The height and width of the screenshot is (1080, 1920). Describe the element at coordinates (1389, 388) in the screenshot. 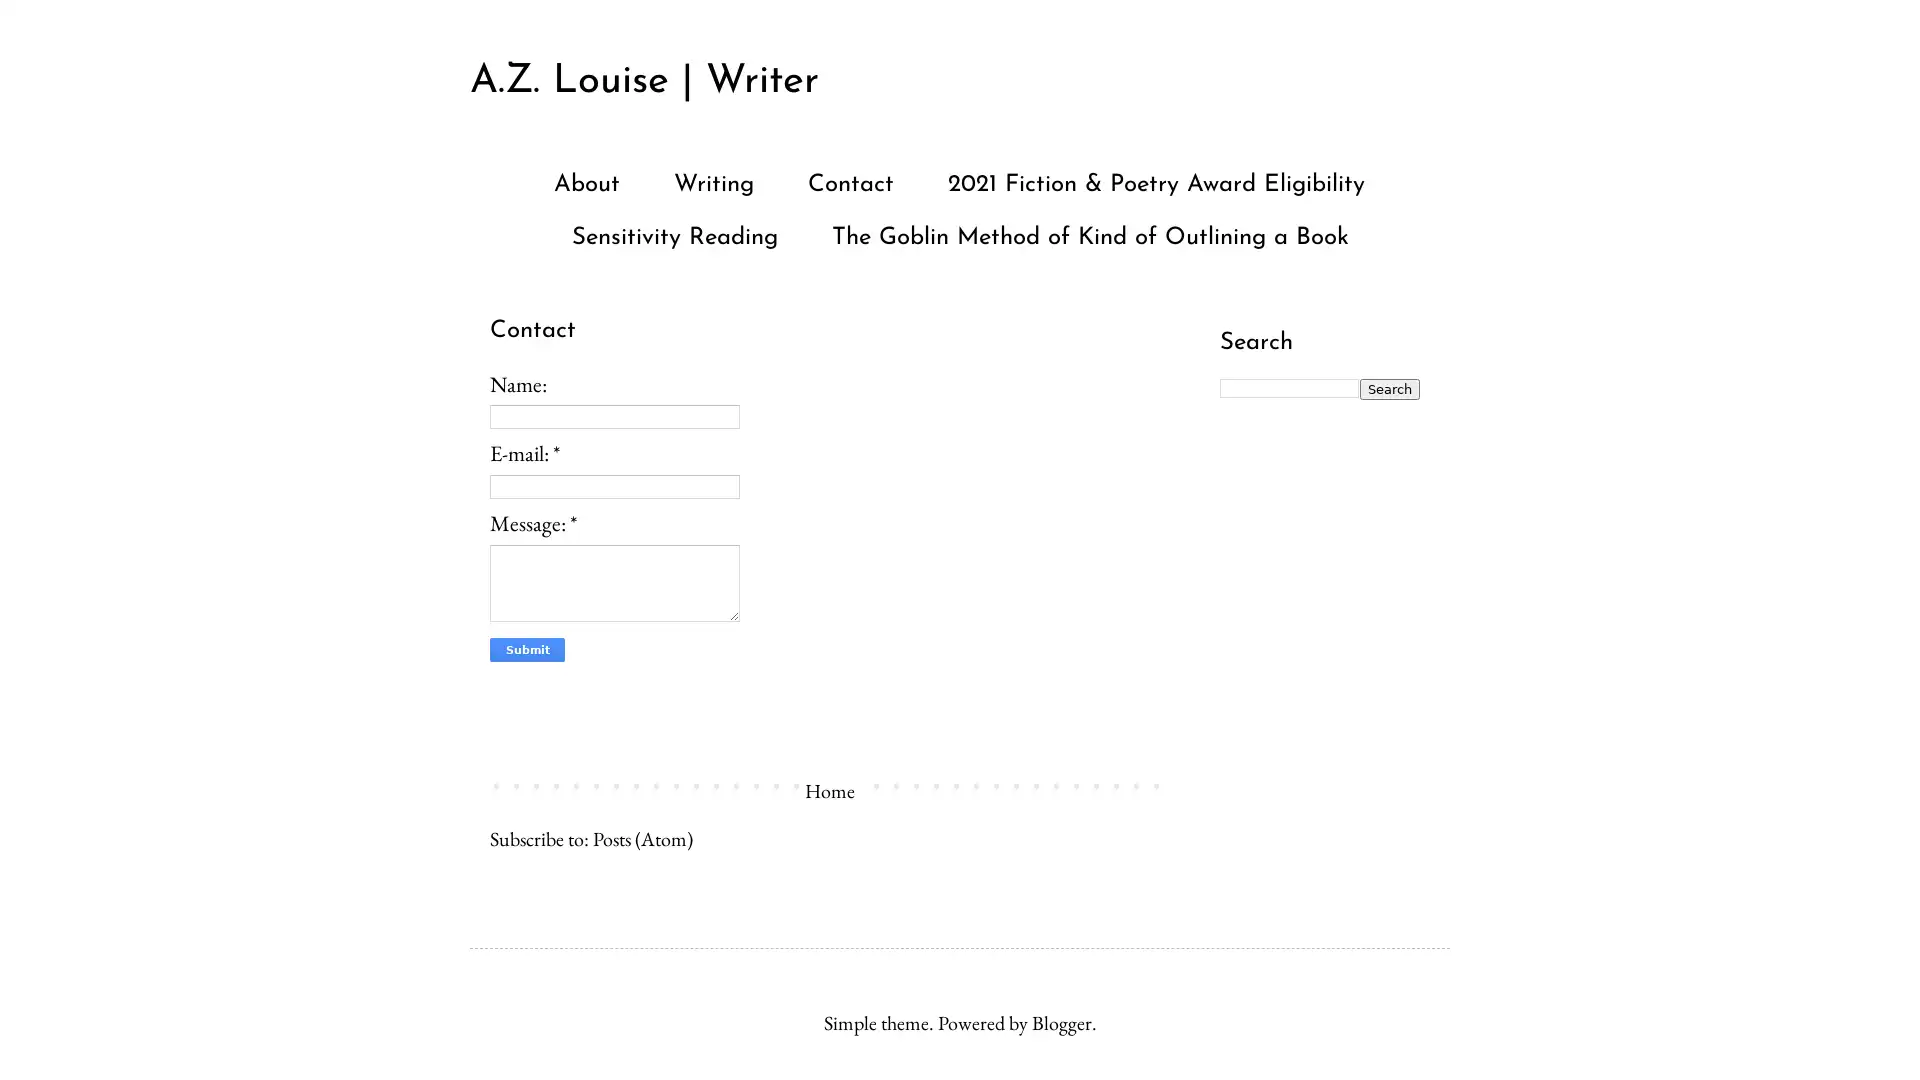

I see `Search` at that location.